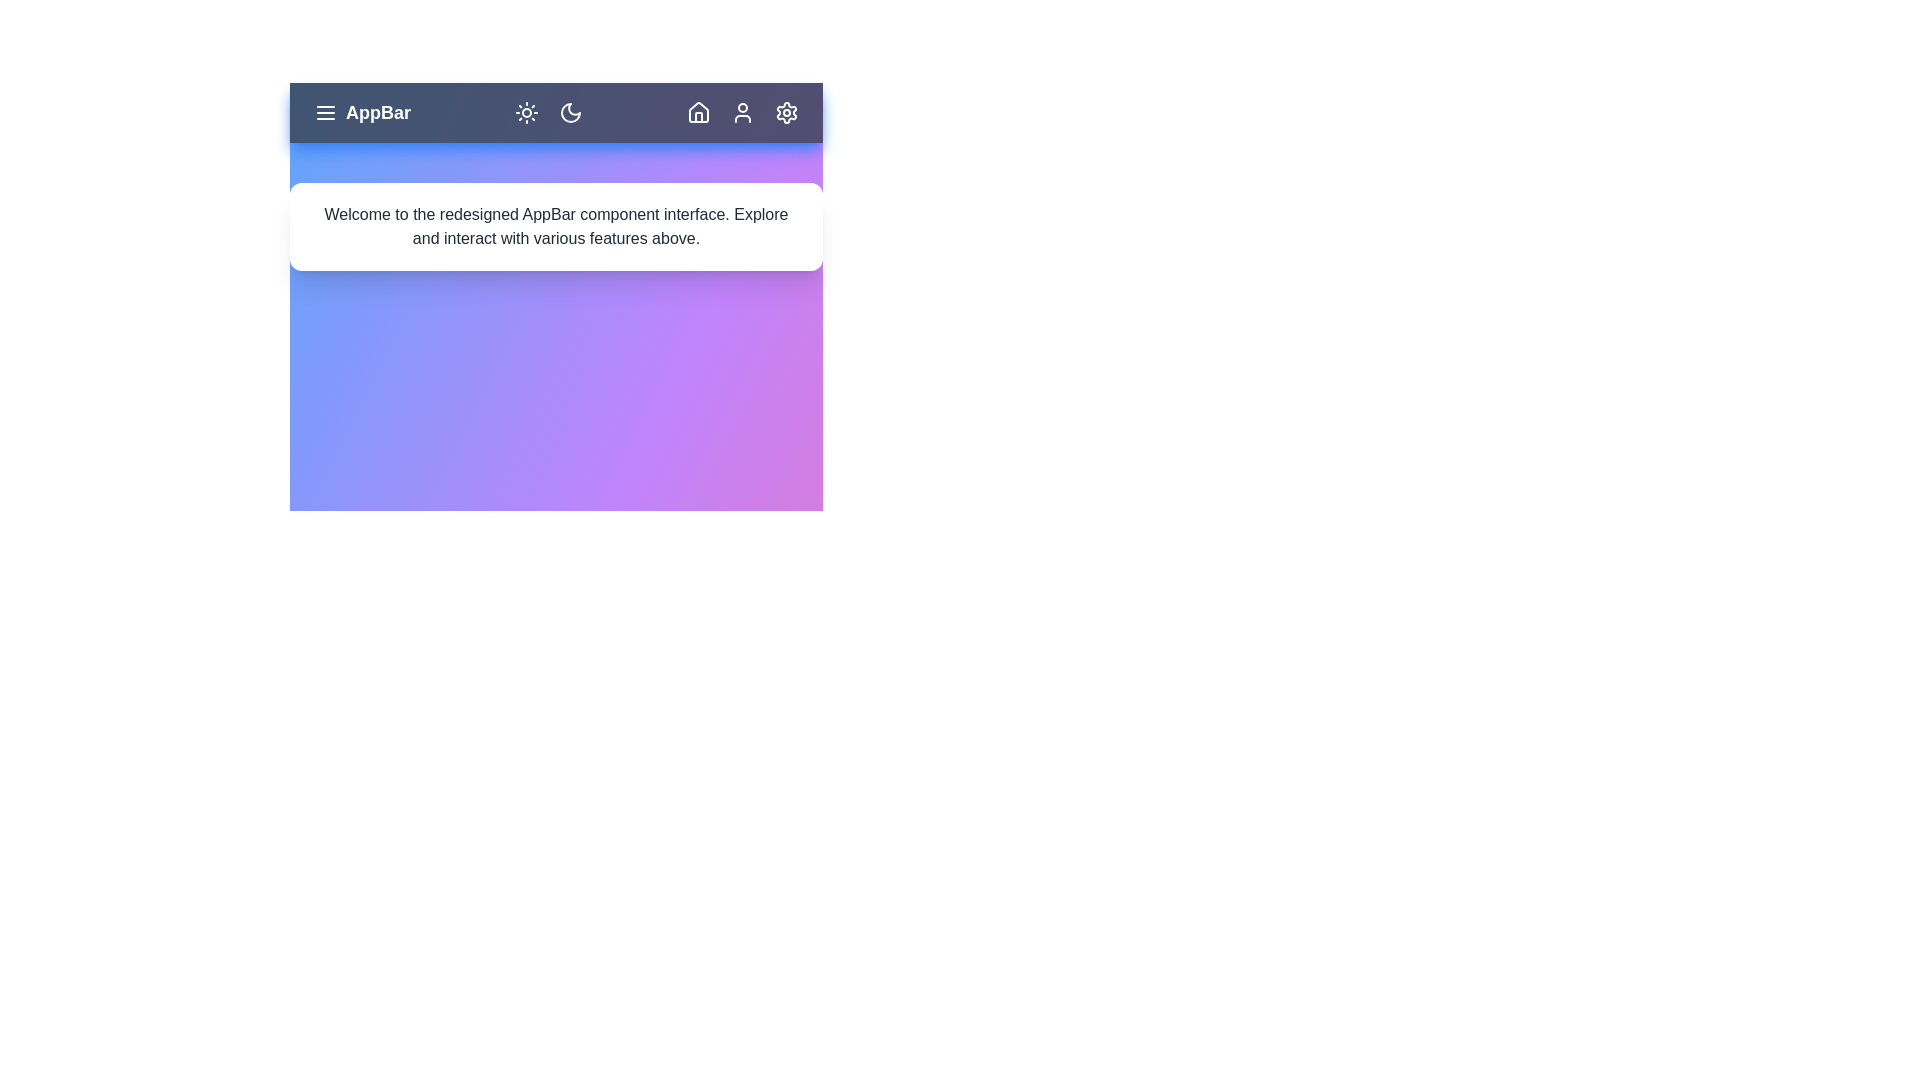  I want to click on the menu icon to toggle the navigation menu, so click(326, 112).